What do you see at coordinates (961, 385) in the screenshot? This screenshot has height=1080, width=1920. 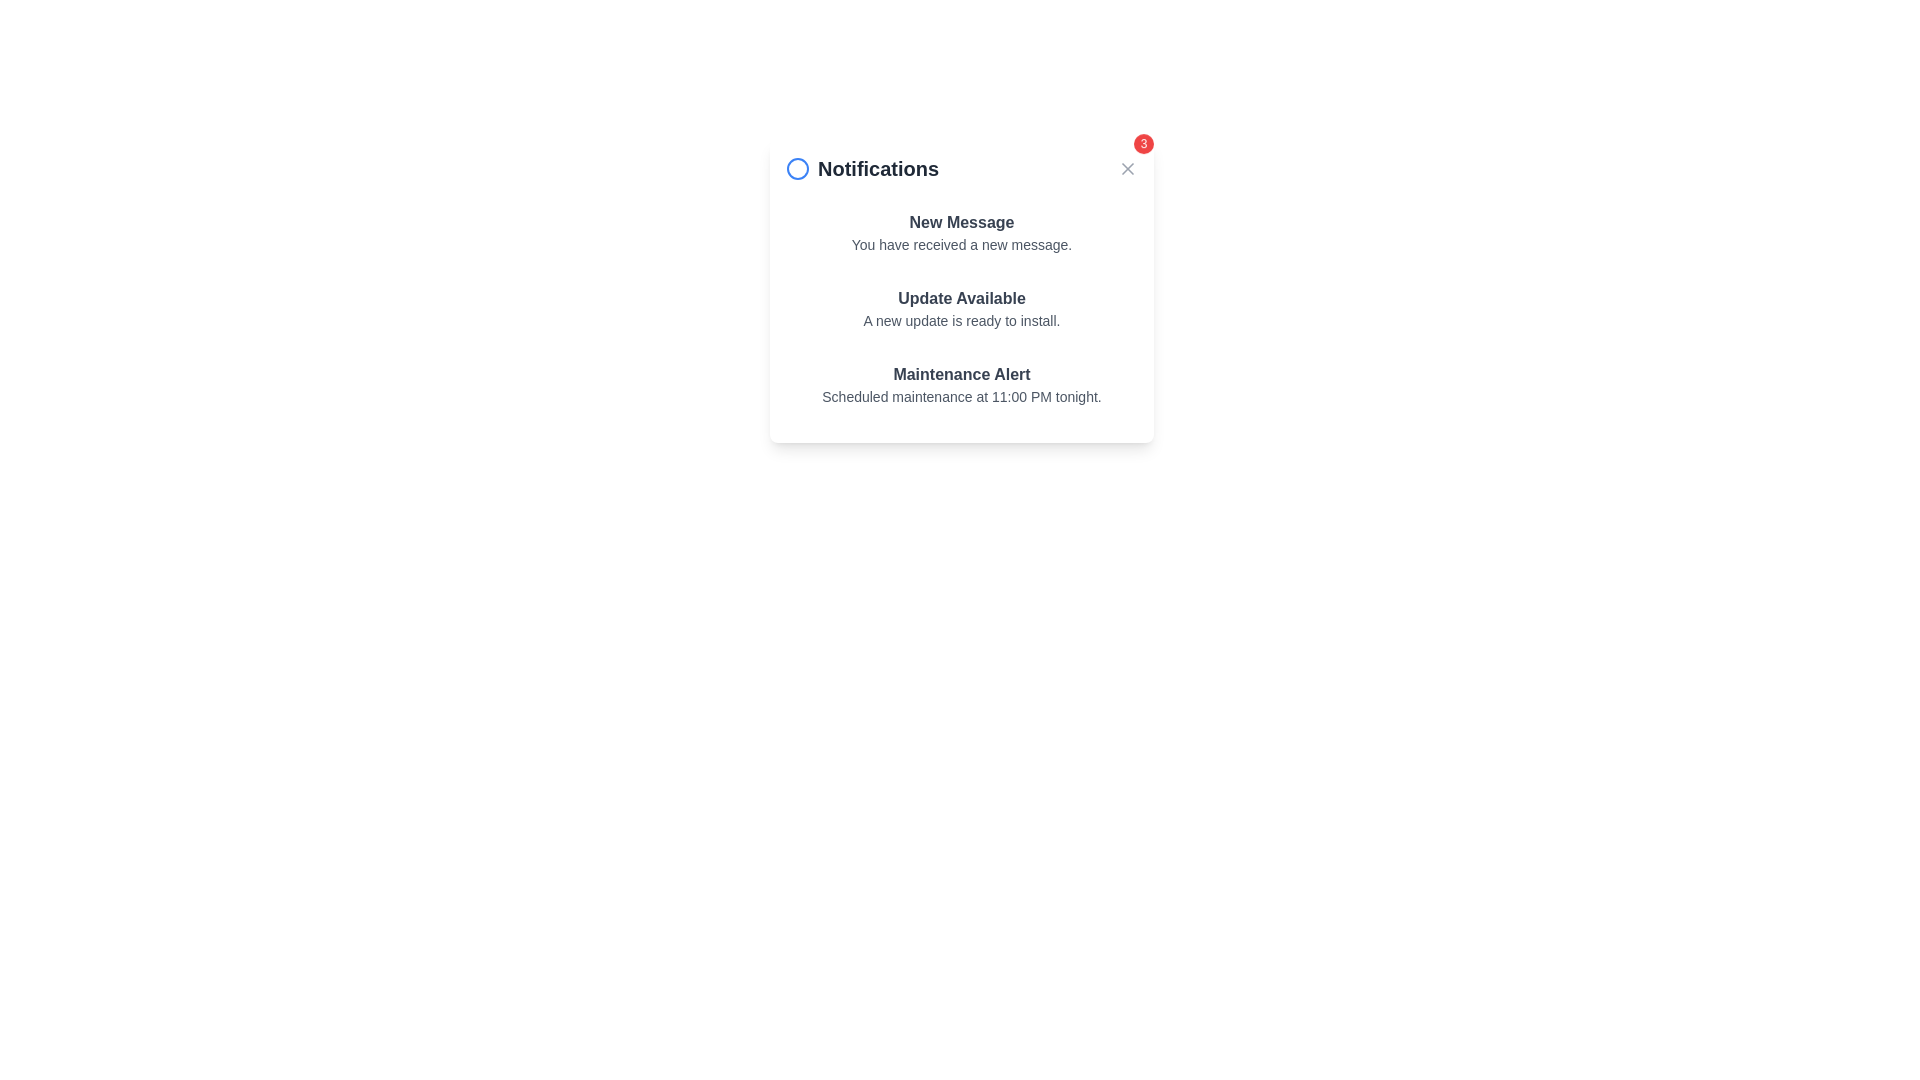 I see `the third informational notification component that informs the user about a scheduled maintenance event, positioned at the bottom of the notification list` at bounding box center [961, 385].